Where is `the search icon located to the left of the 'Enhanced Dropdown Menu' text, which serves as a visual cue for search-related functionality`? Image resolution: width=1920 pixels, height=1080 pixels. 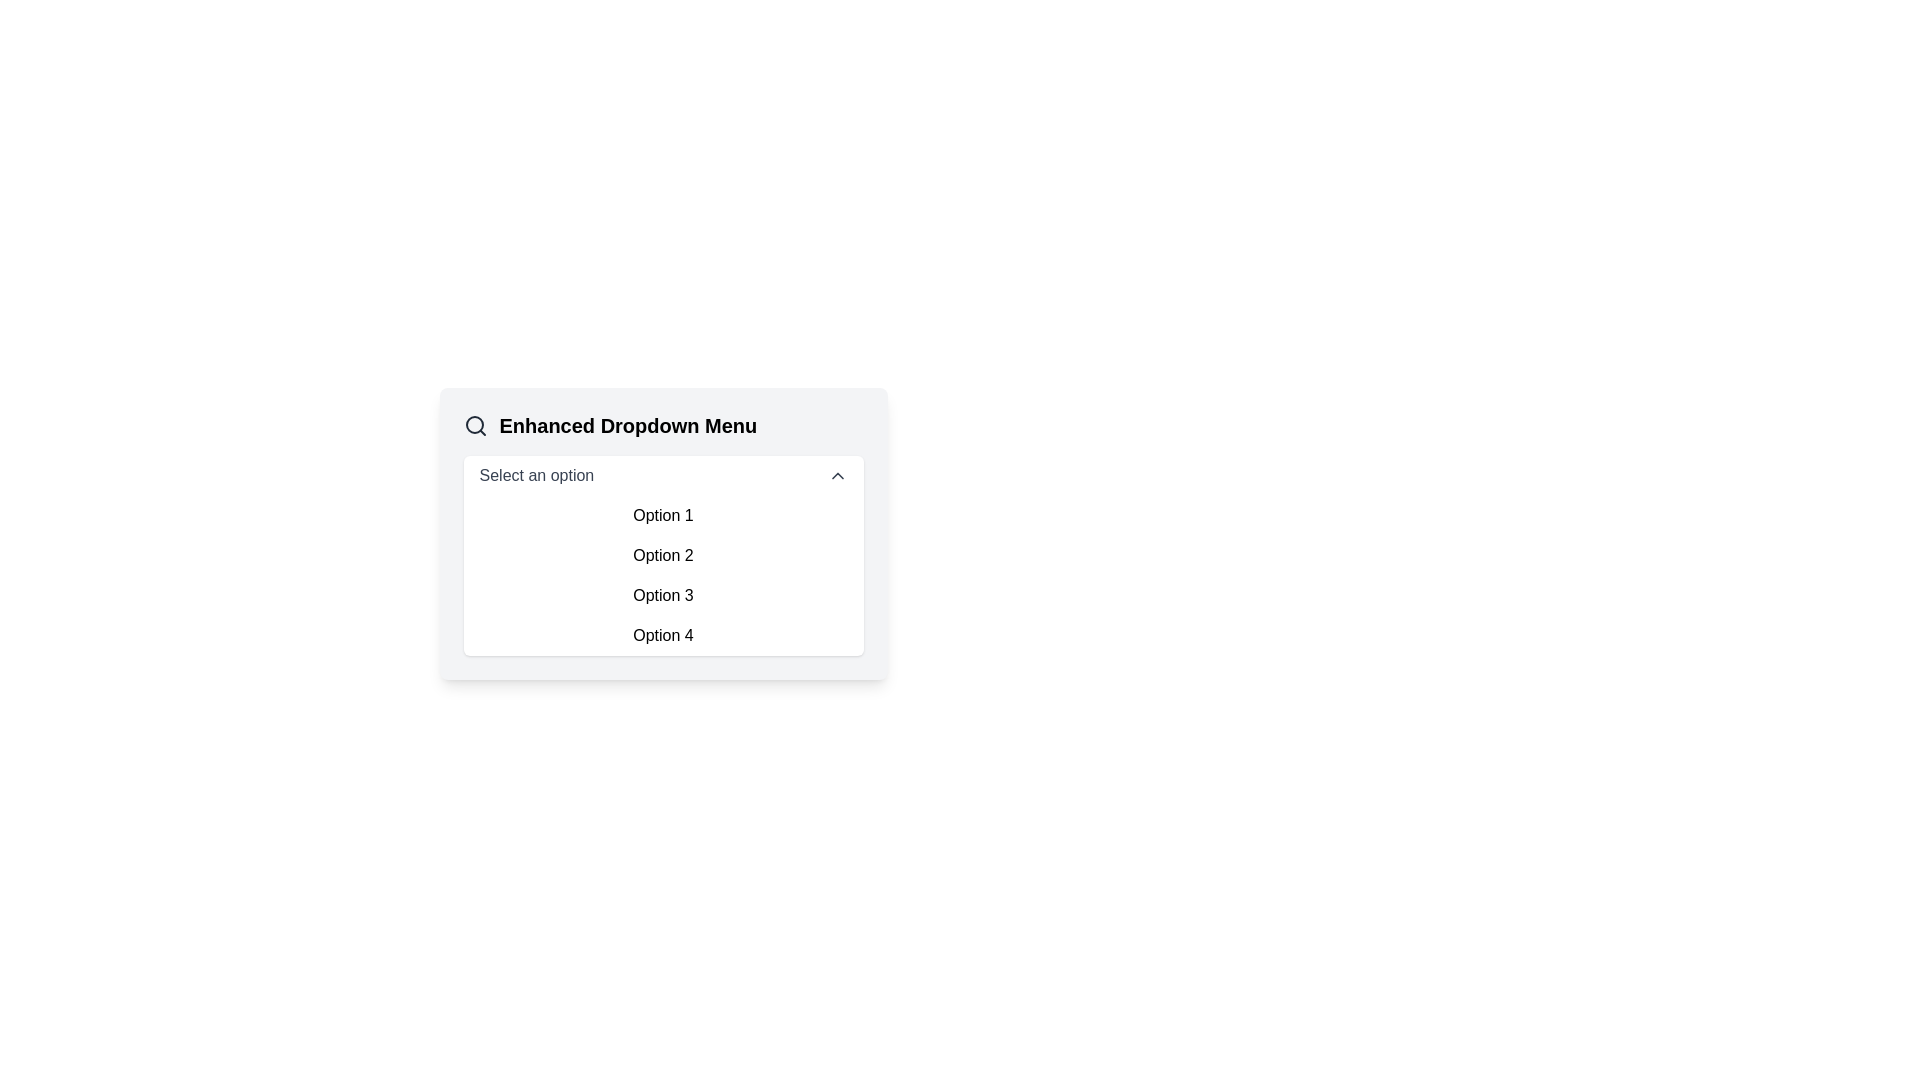
the search icon located to the left of the 'Enhanced Dropdown Menu' text, which serves as a visual cue for search-related functionality is located at coordinates (474, 424).